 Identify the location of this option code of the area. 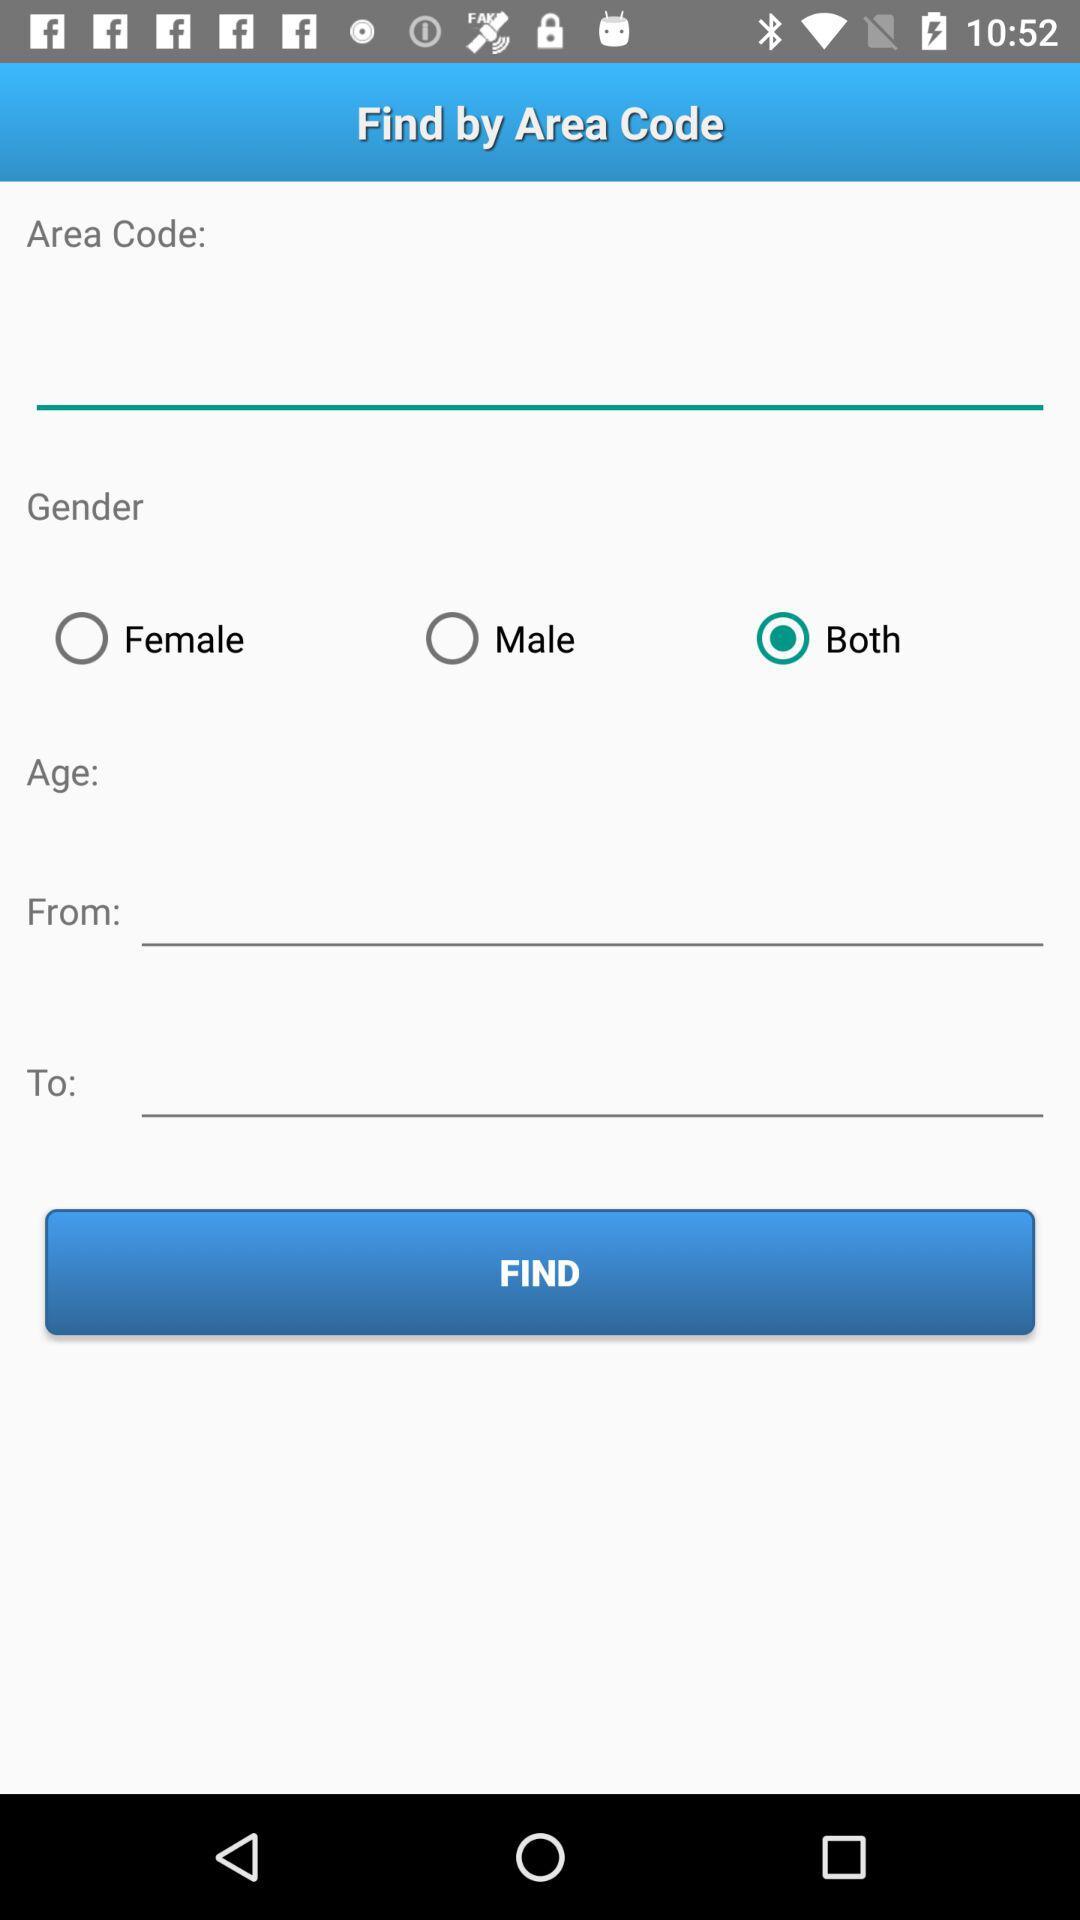
(540, 369).